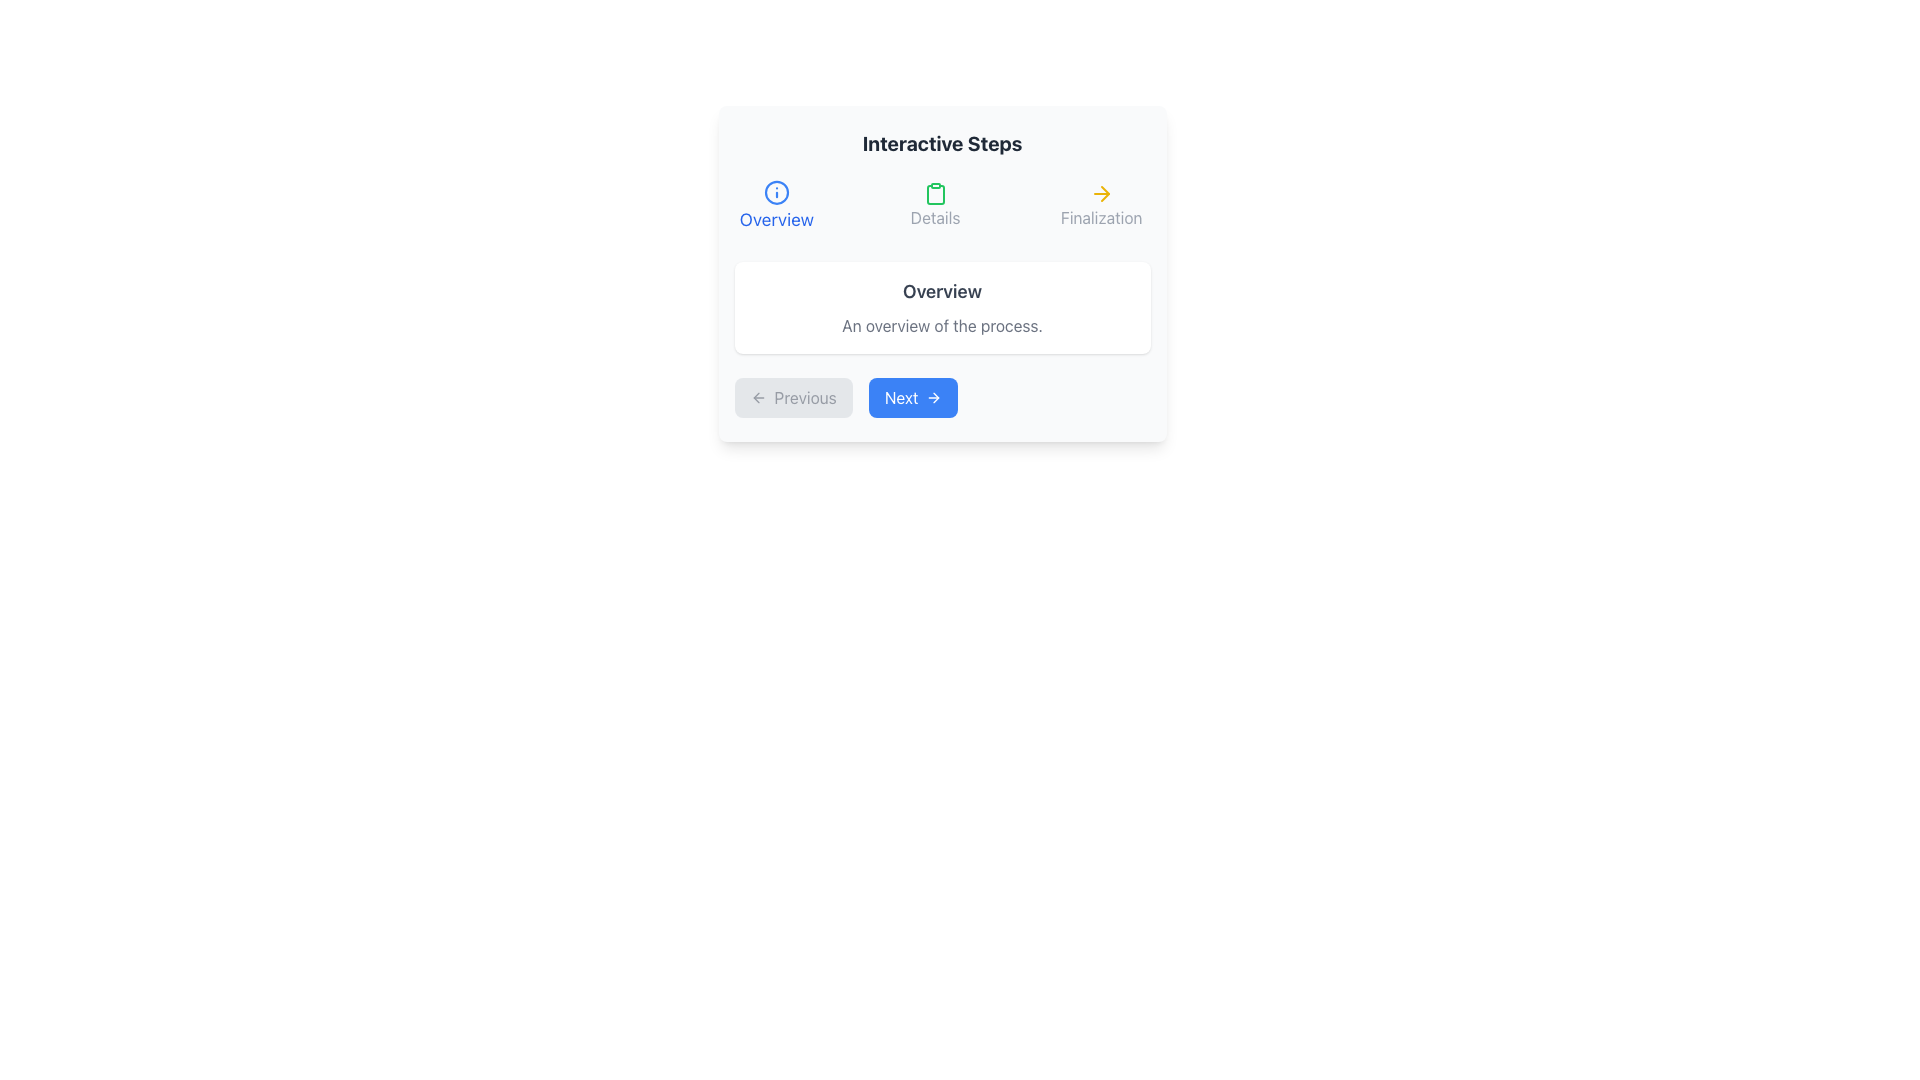  What do you see at coordinates (1100, 193) in the screenshot?
I see `attributes of the forward action icon located in the Finalization section, which is the third and last step in the interactive steps list` at bounding box center [1100, 193].